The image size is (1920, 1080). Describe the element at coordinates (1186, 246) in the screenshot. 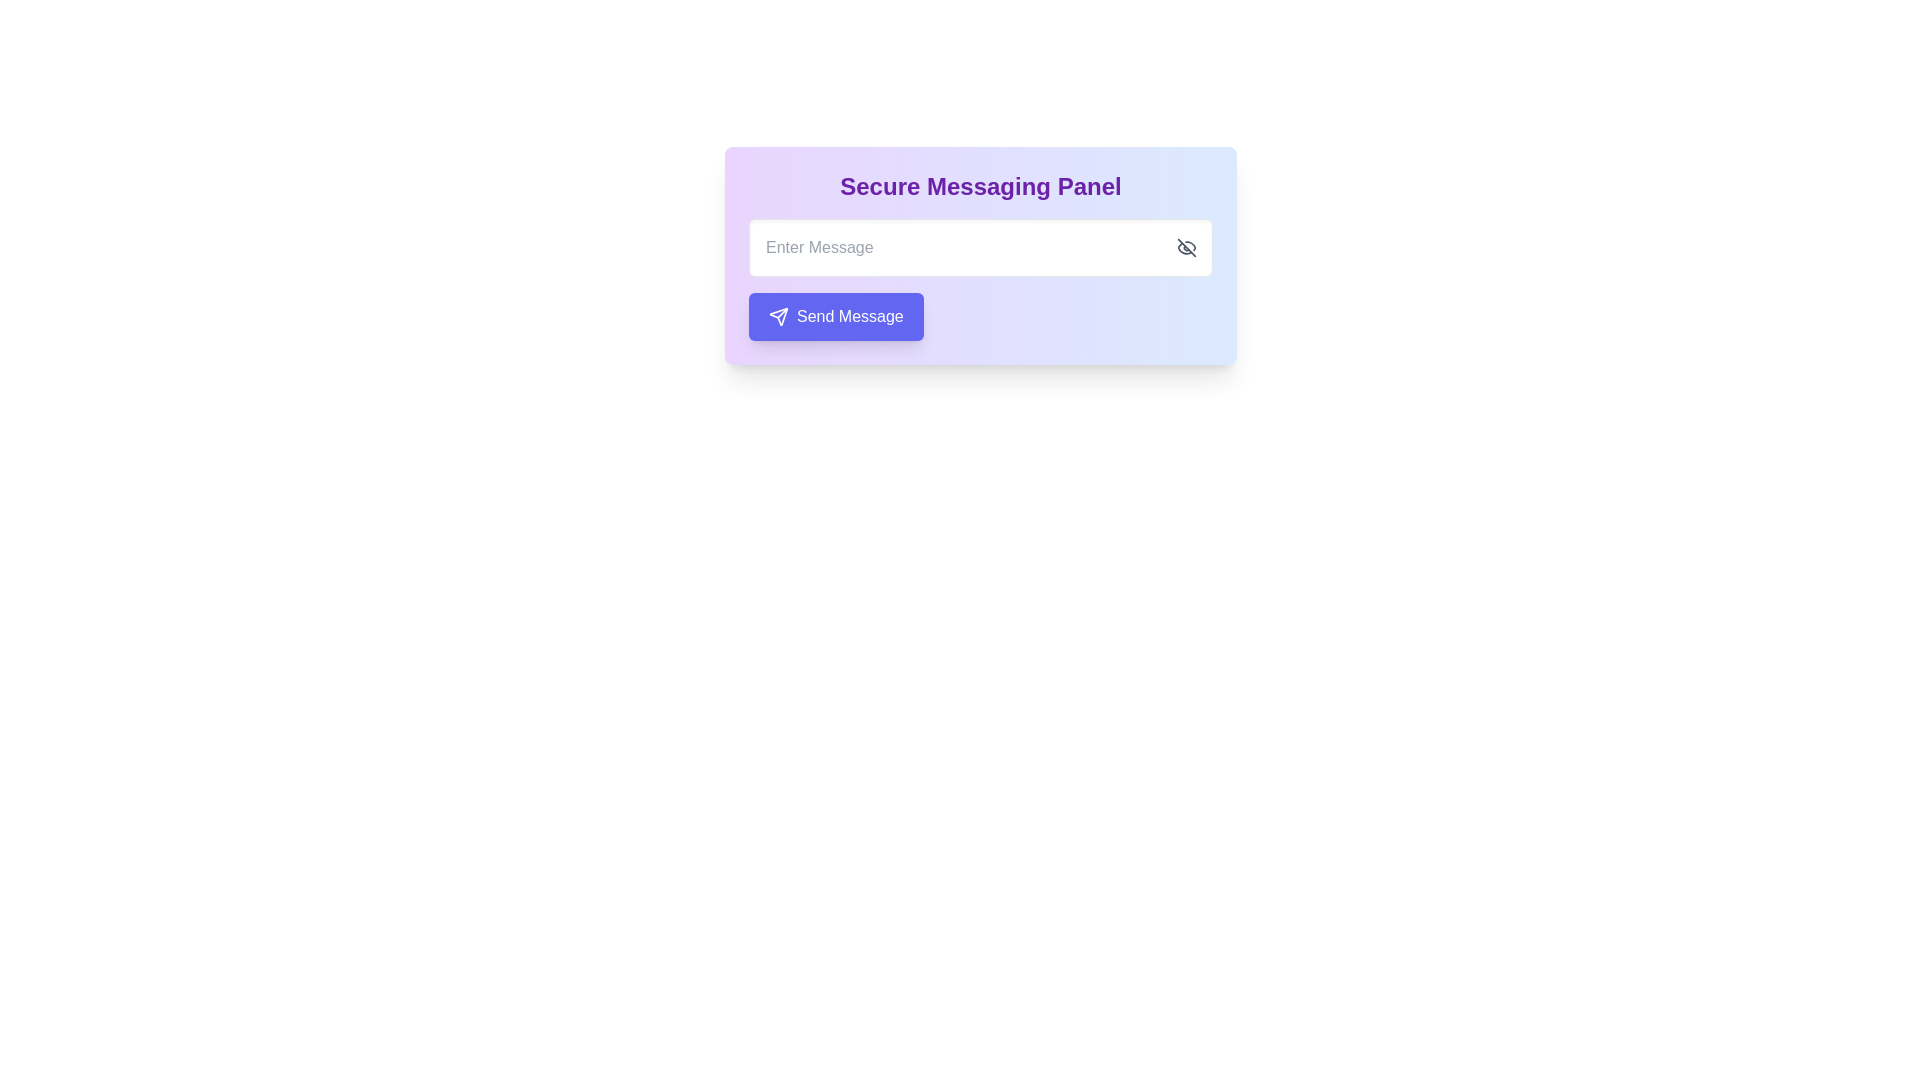

I see `the toggle visibility button located at the right end of the password input field` at that location.